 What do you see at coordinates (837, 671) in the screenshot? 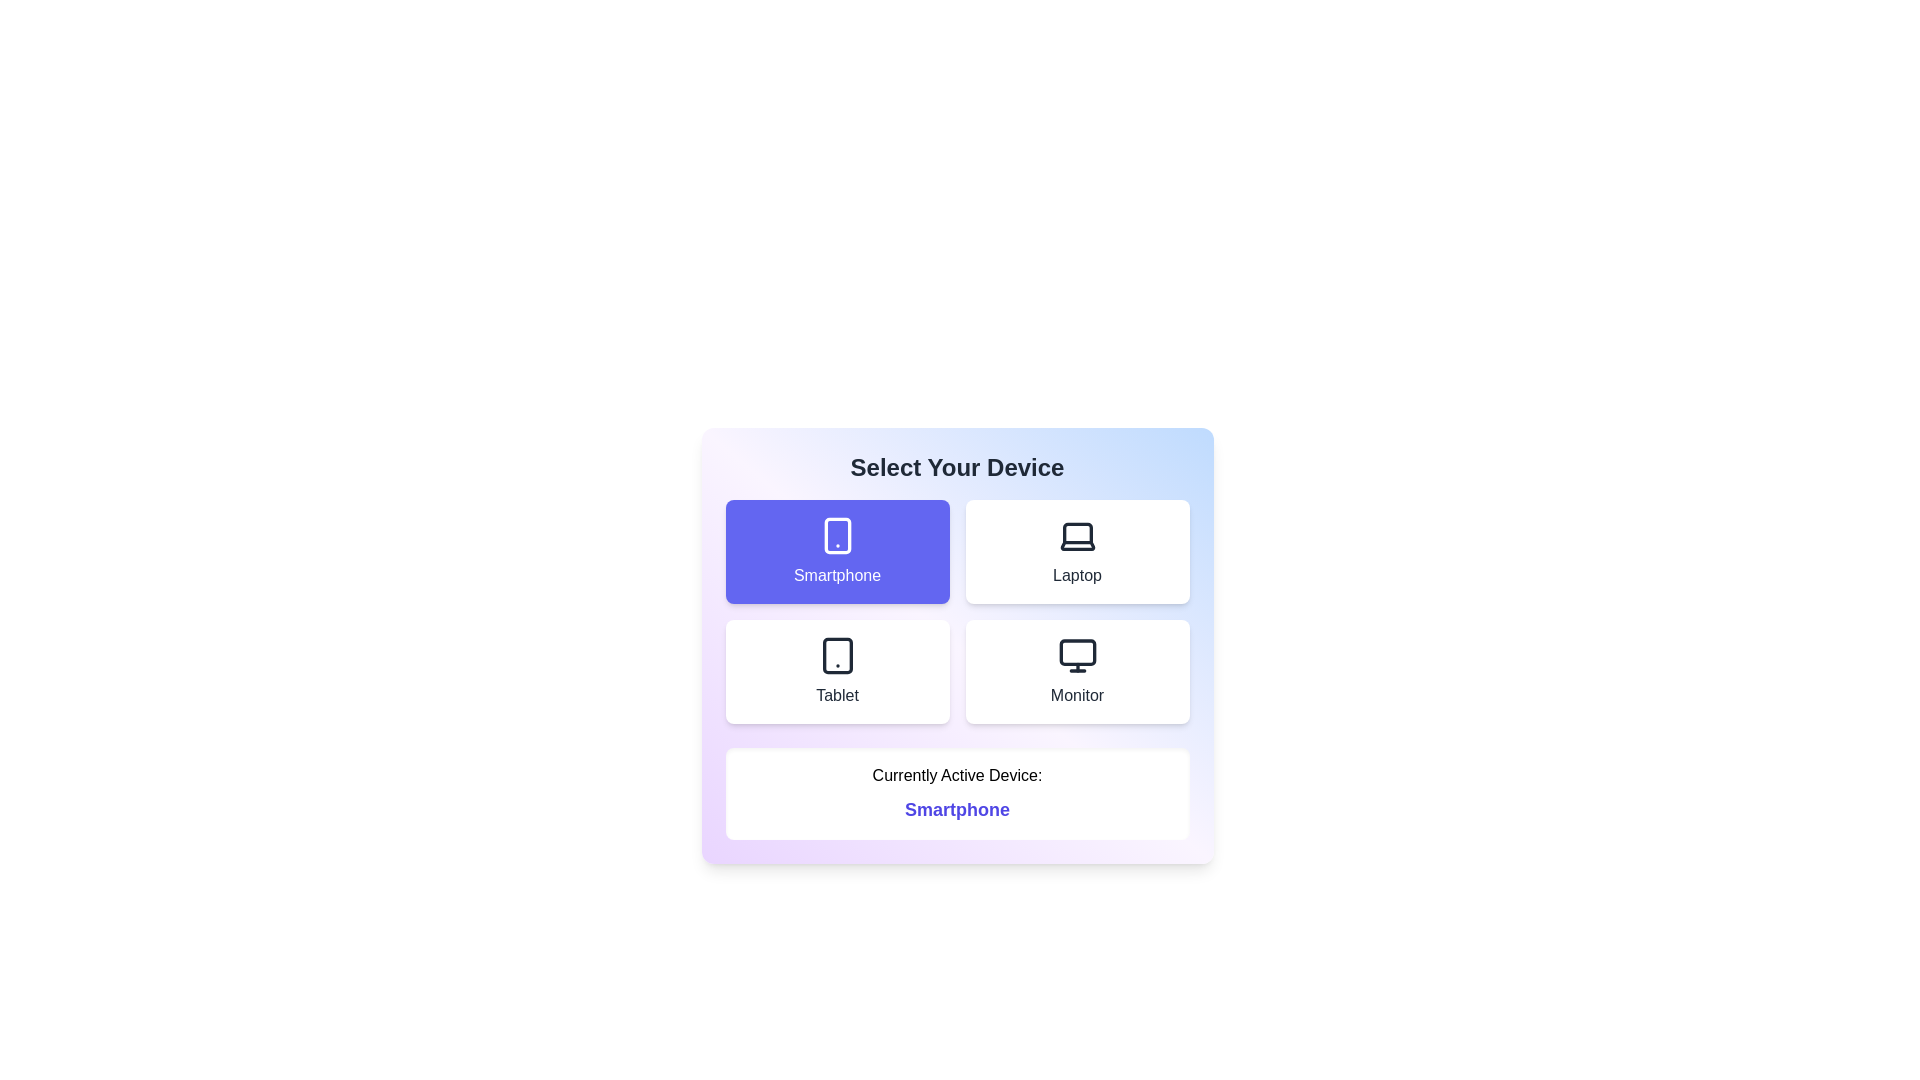
I see `the device option labeled Tablet to observe its hover effect` at bounding box center [837, 671].